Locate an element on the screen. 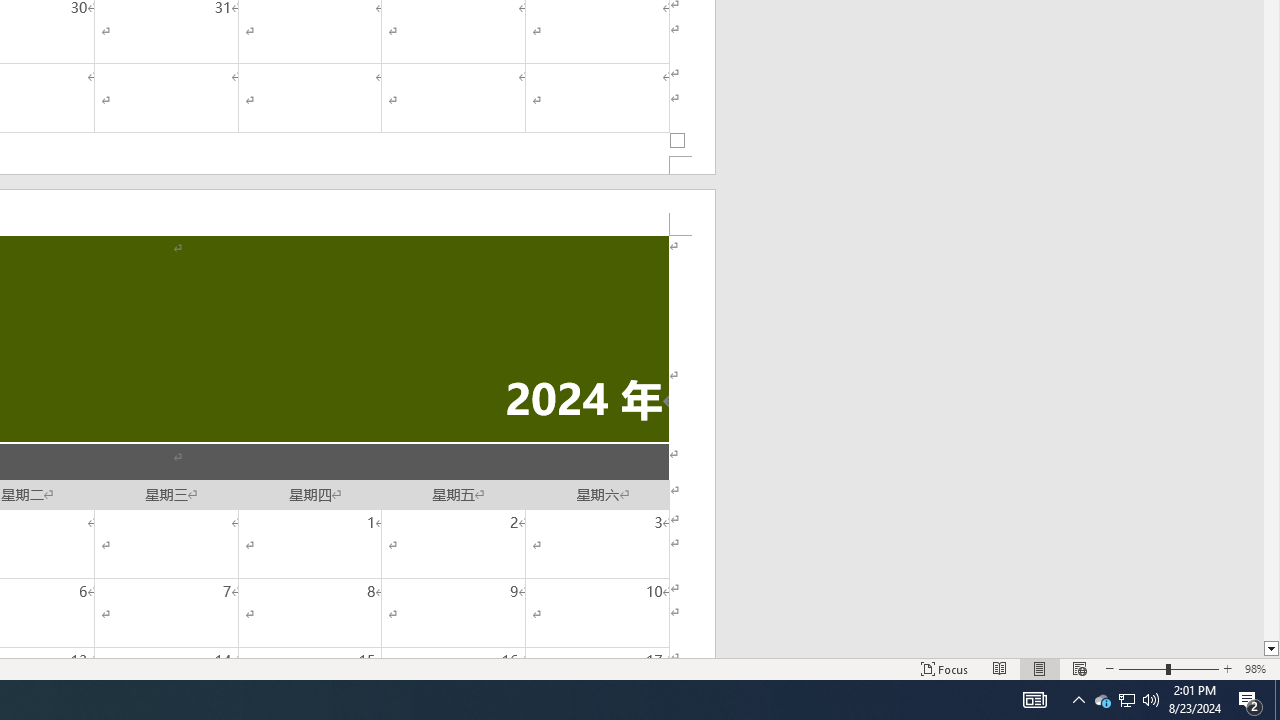 Image resolution: width=1280 pixels, height=720 pixels. 'Line down' is located at coordinates (1270, 649).